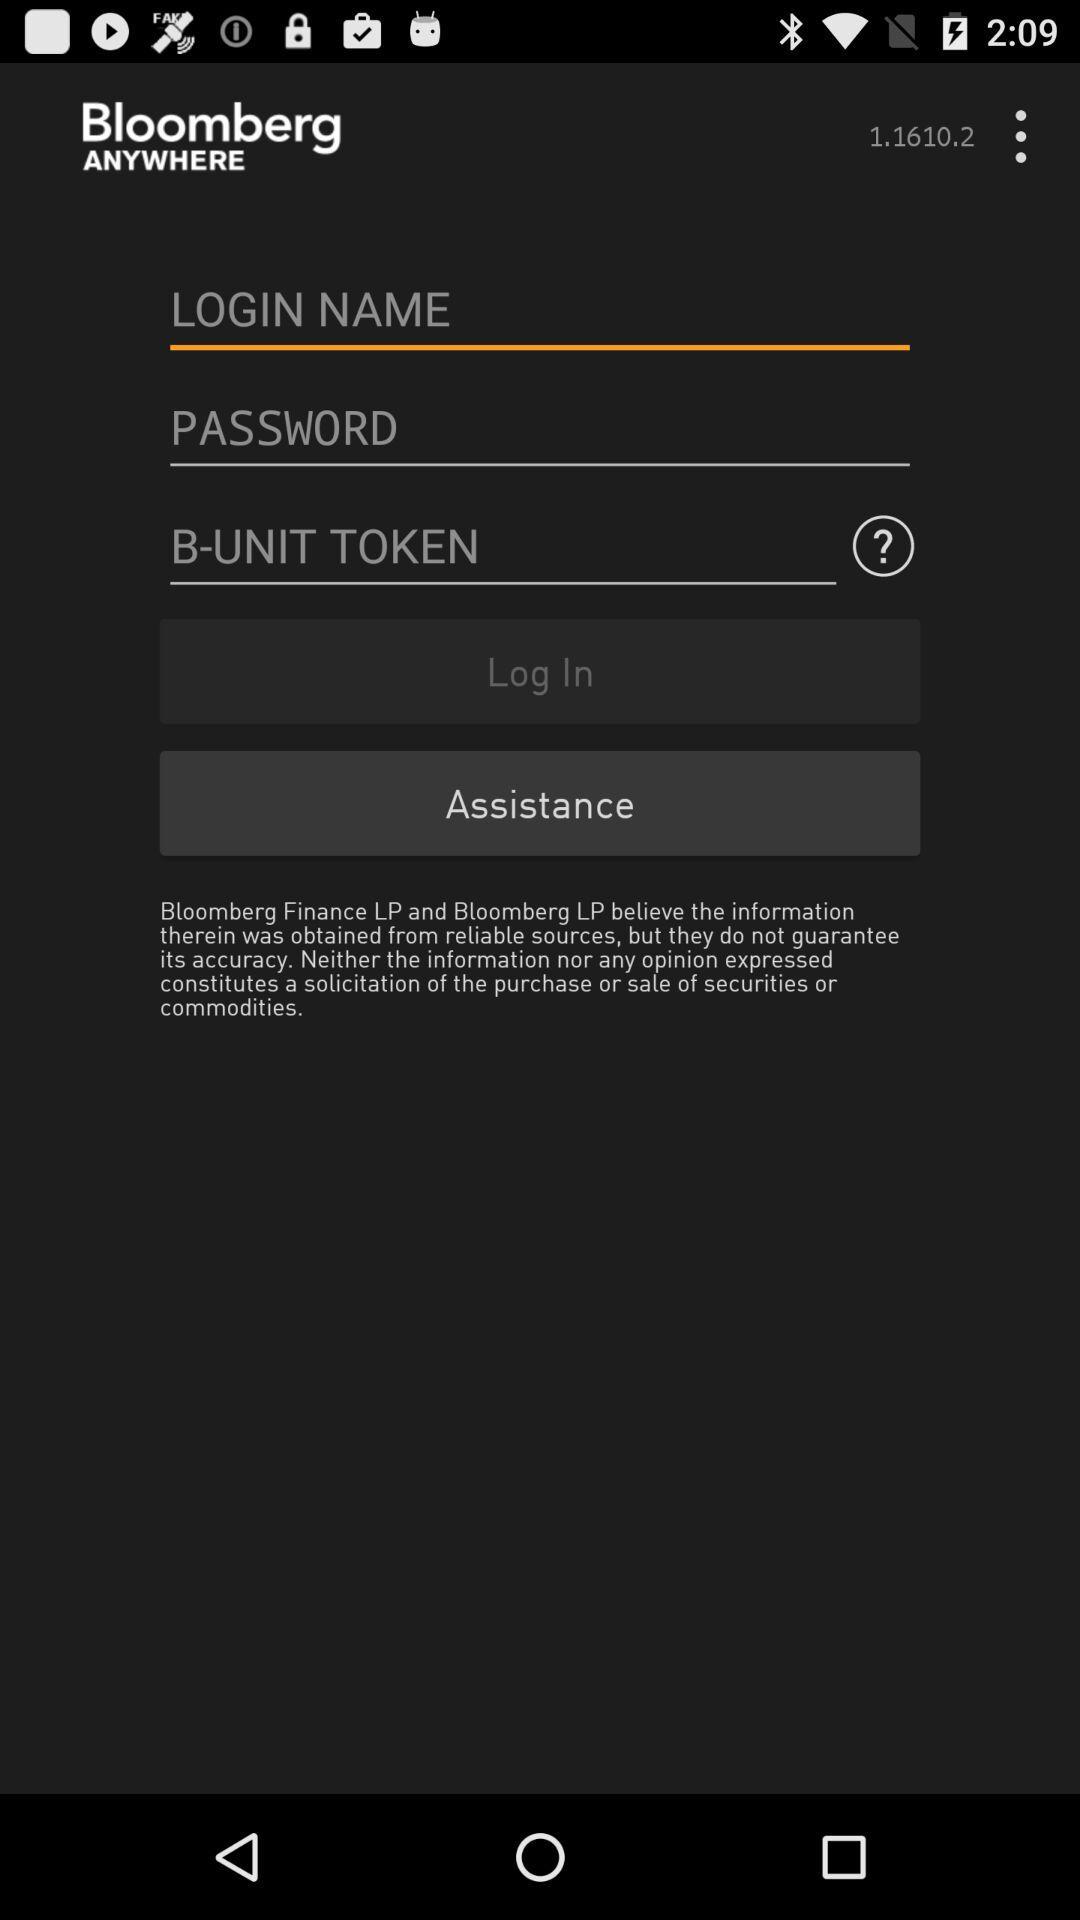 The width and height of the screenshot is (1080, 1920). Describe the element at coordinates (540, 307) in the screenshot. I see `type in your login name in the field` at that location.